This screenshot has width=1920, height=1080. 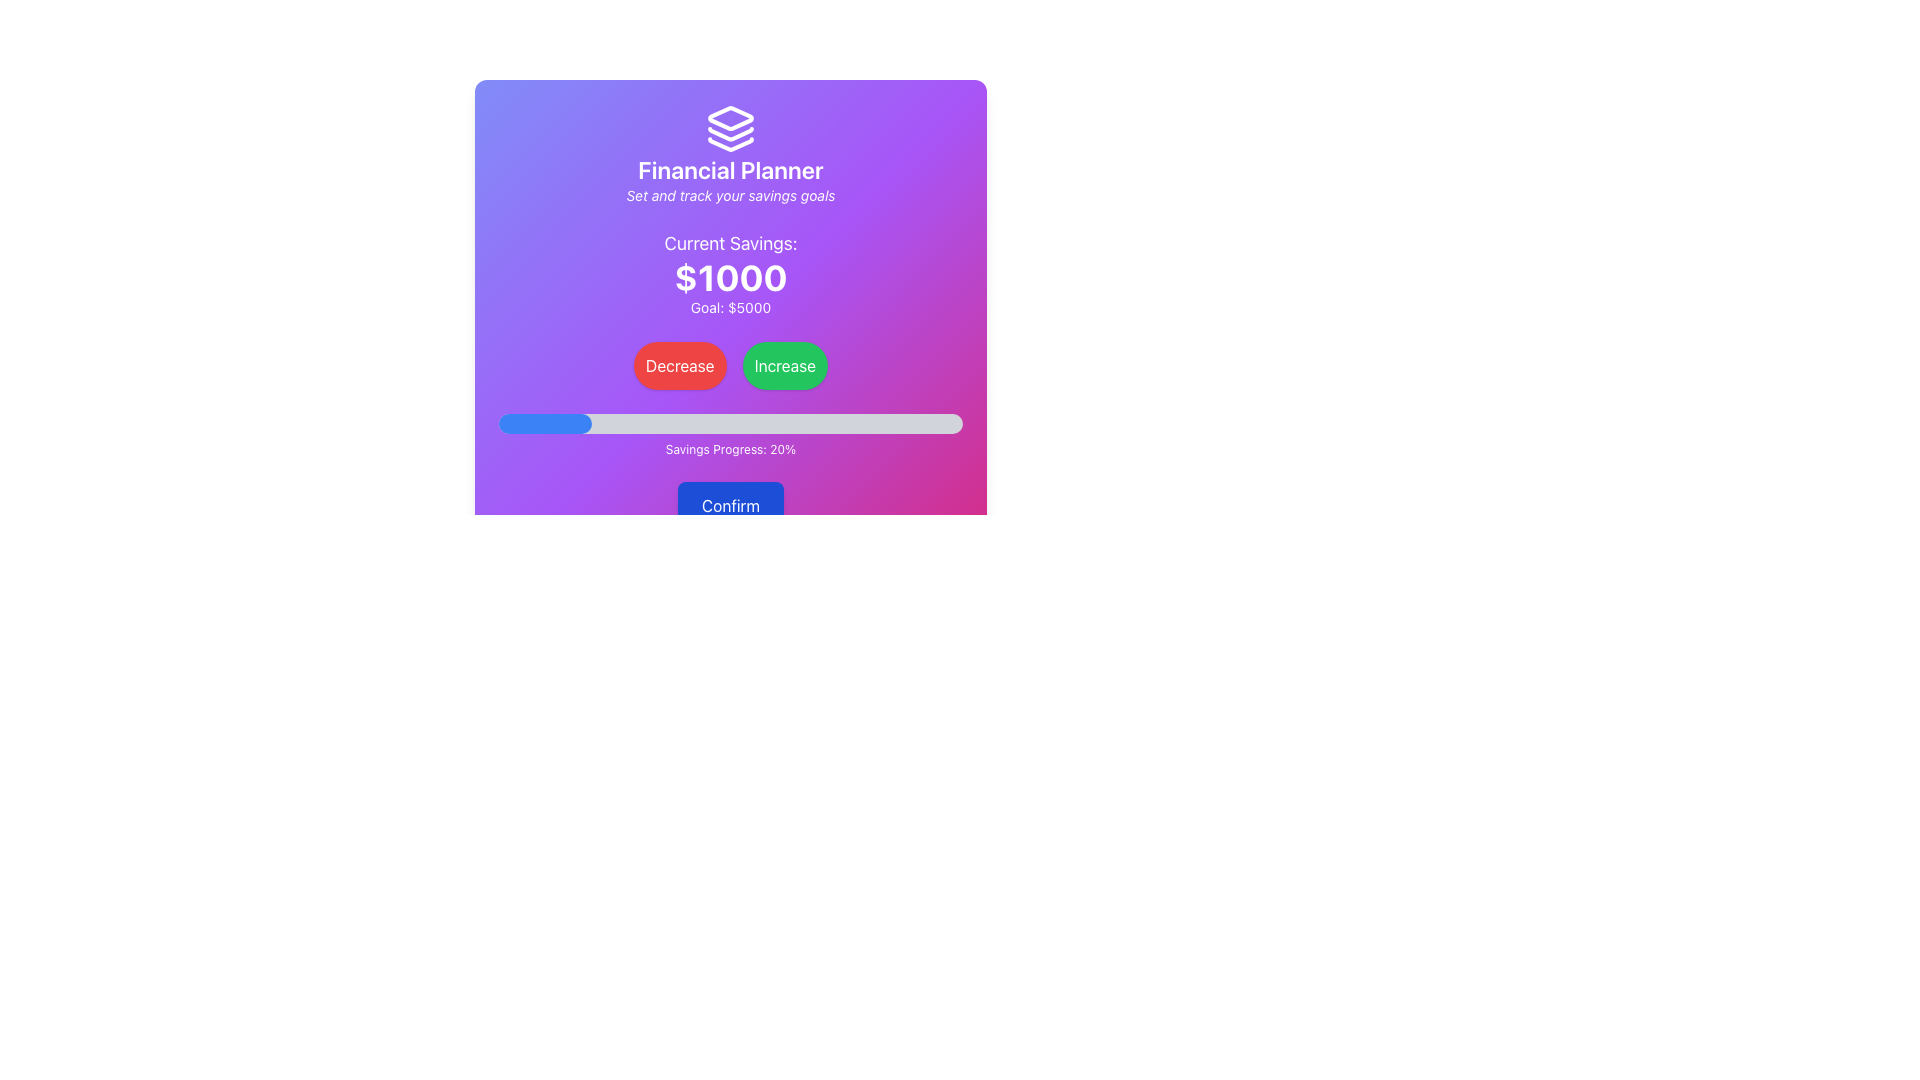 I want to click on the header text display that provides an overview of the feature, located at the upper section of the interface, centered horizontally, so click(x=729, y=153).